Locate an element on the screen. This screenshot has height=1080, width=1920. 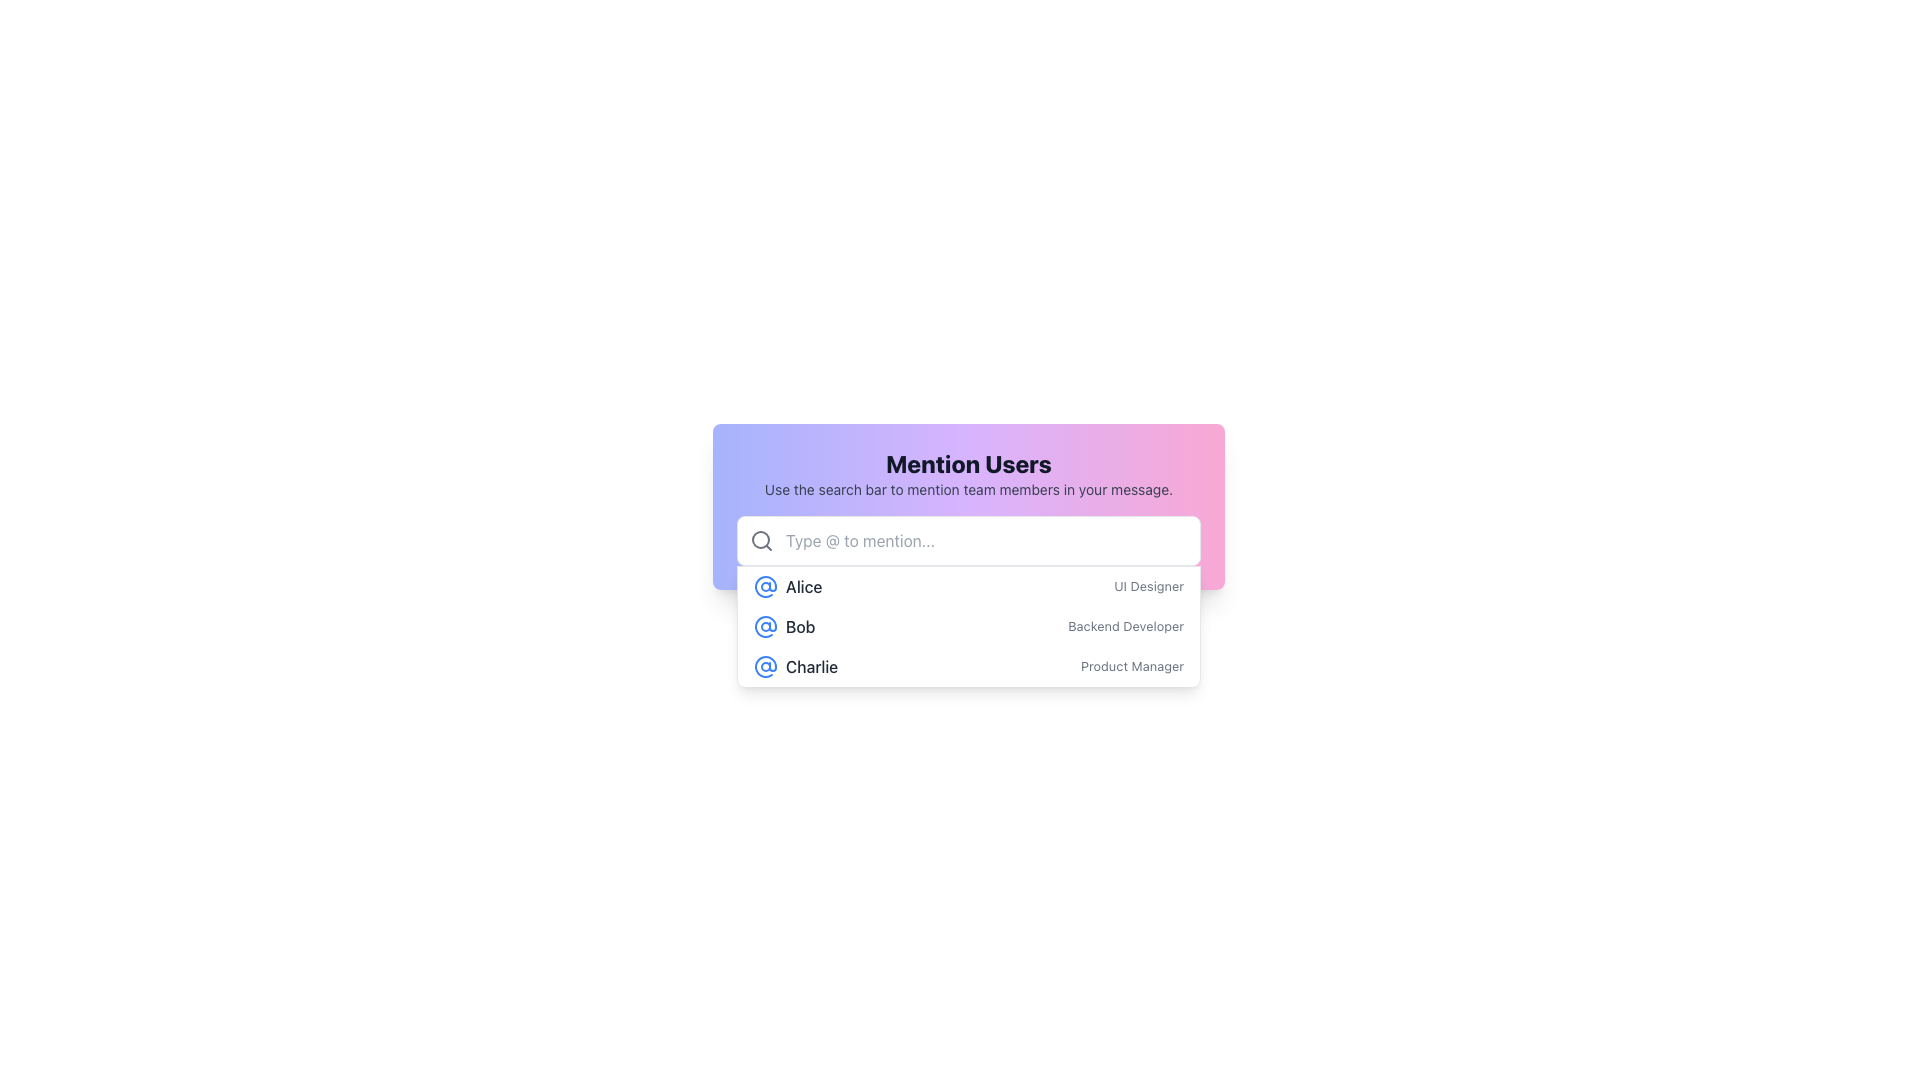
the text label UI component indicating the role 'Backend Developer' associated with the user 'Bob' located in the 'Mention Users' section is located at coordinates (1126, 626).